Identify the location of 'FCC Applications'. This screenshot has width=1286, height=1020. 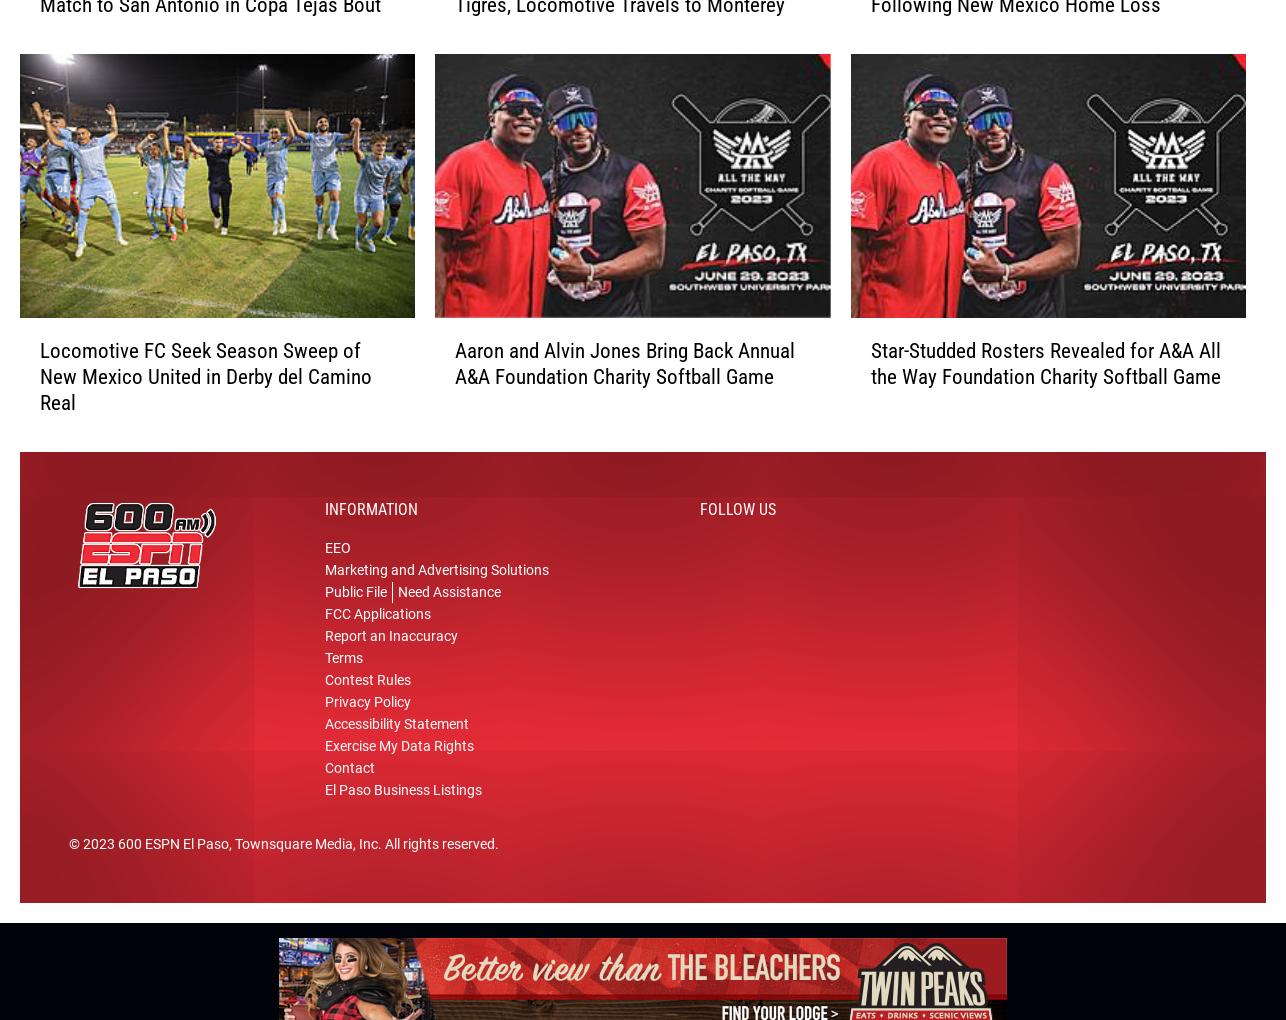
(376, 620).